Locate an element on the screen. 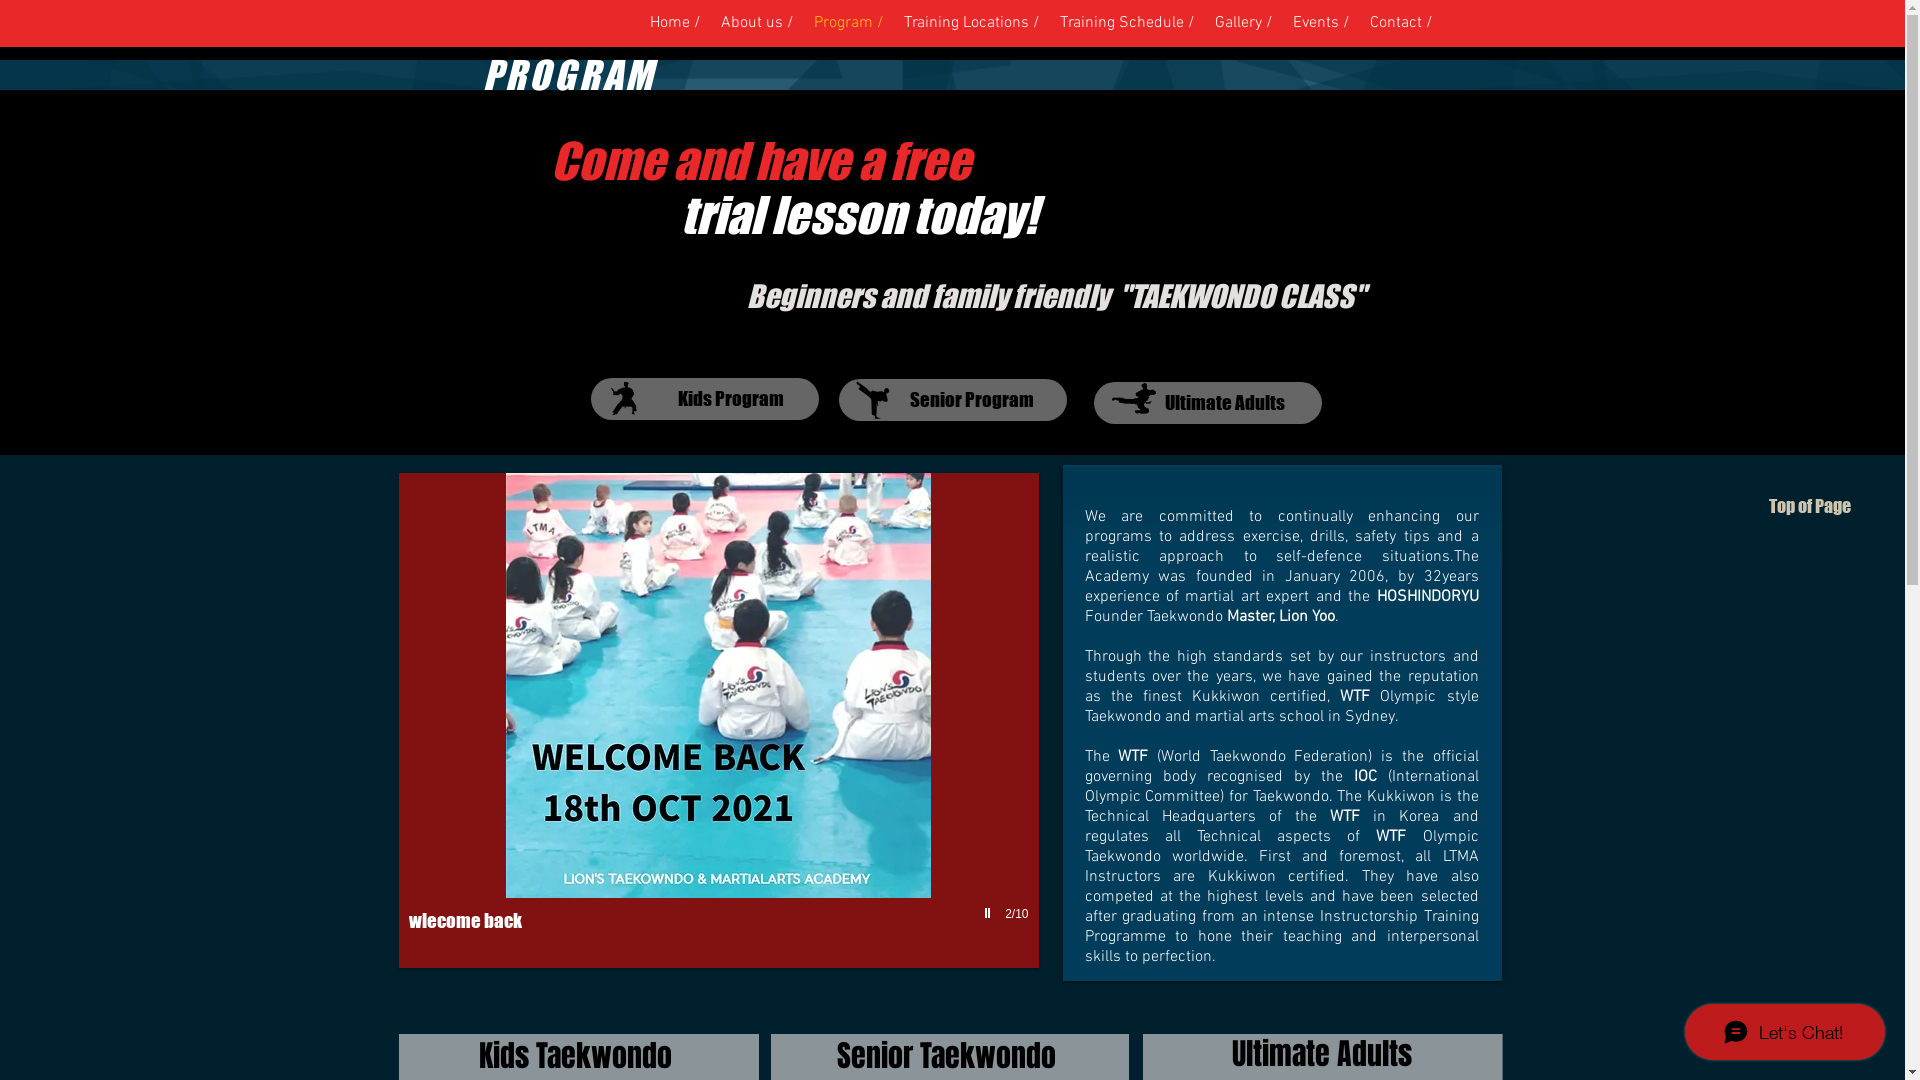  'Top of Page' is located at coordinates (1777, 505).